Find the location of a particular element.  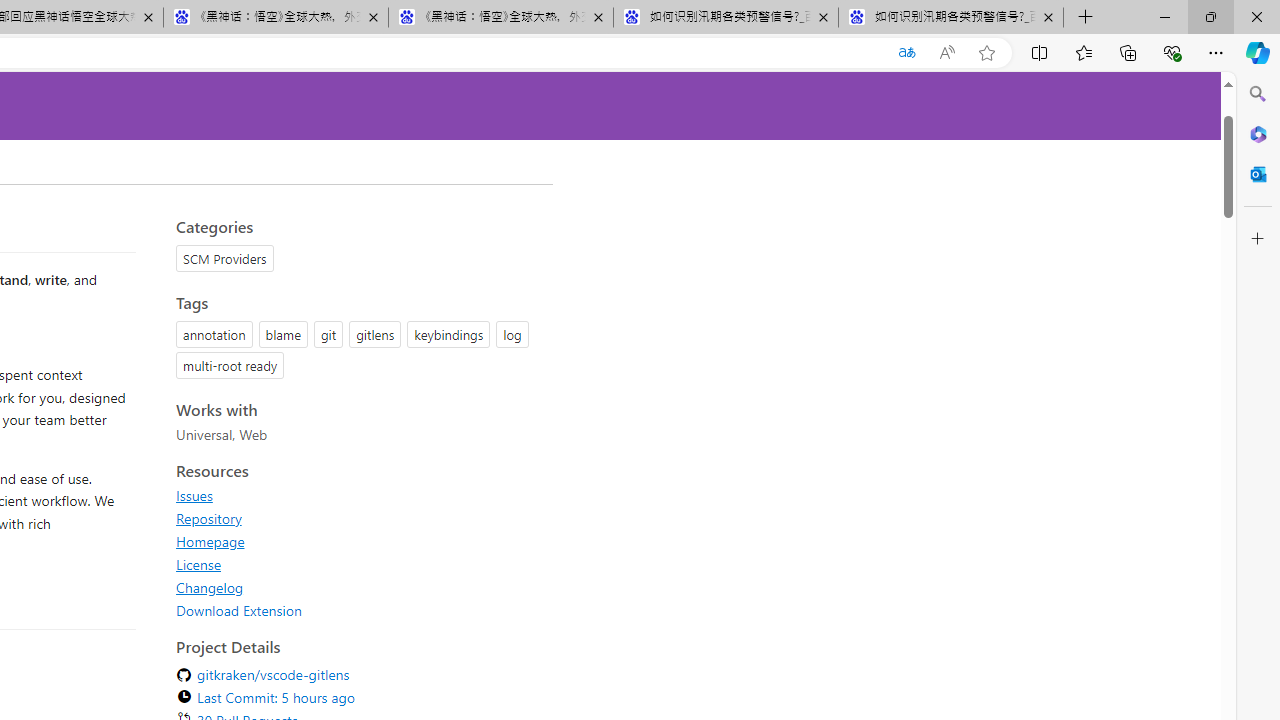

'License' is located at coordinates (199, 564).